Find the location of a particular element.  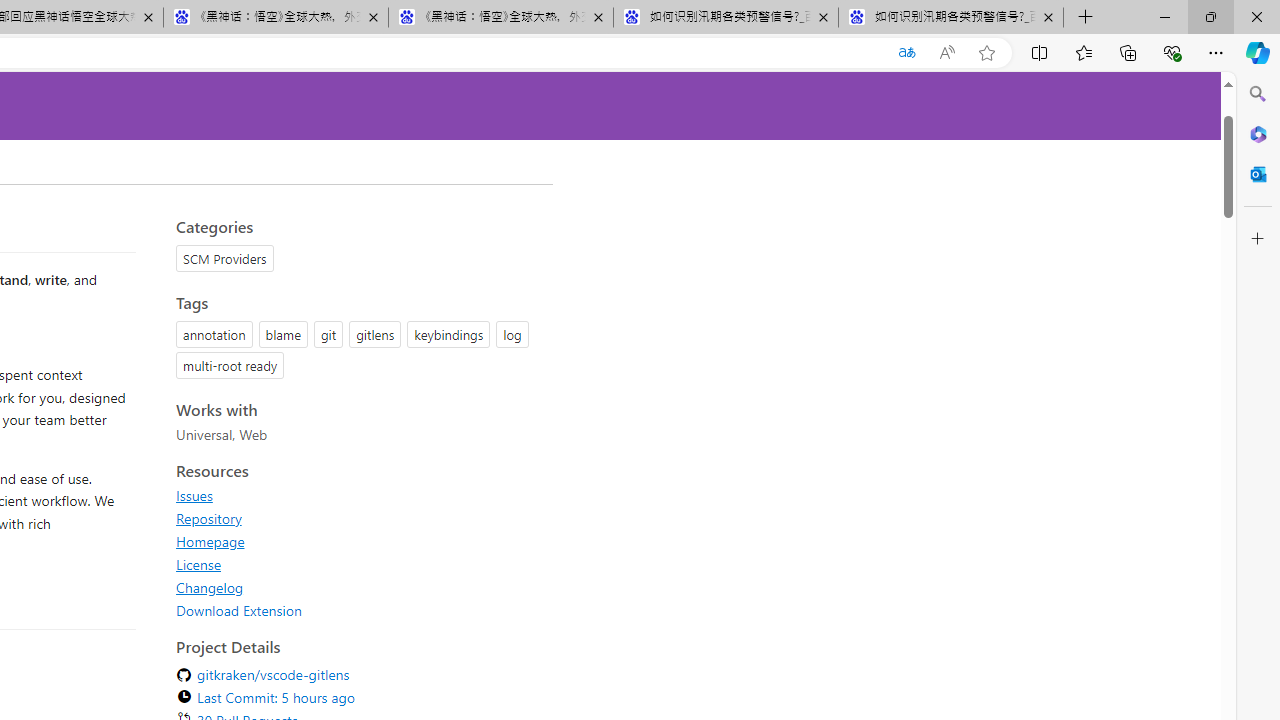

'License' is located at coordinates (199, 564).